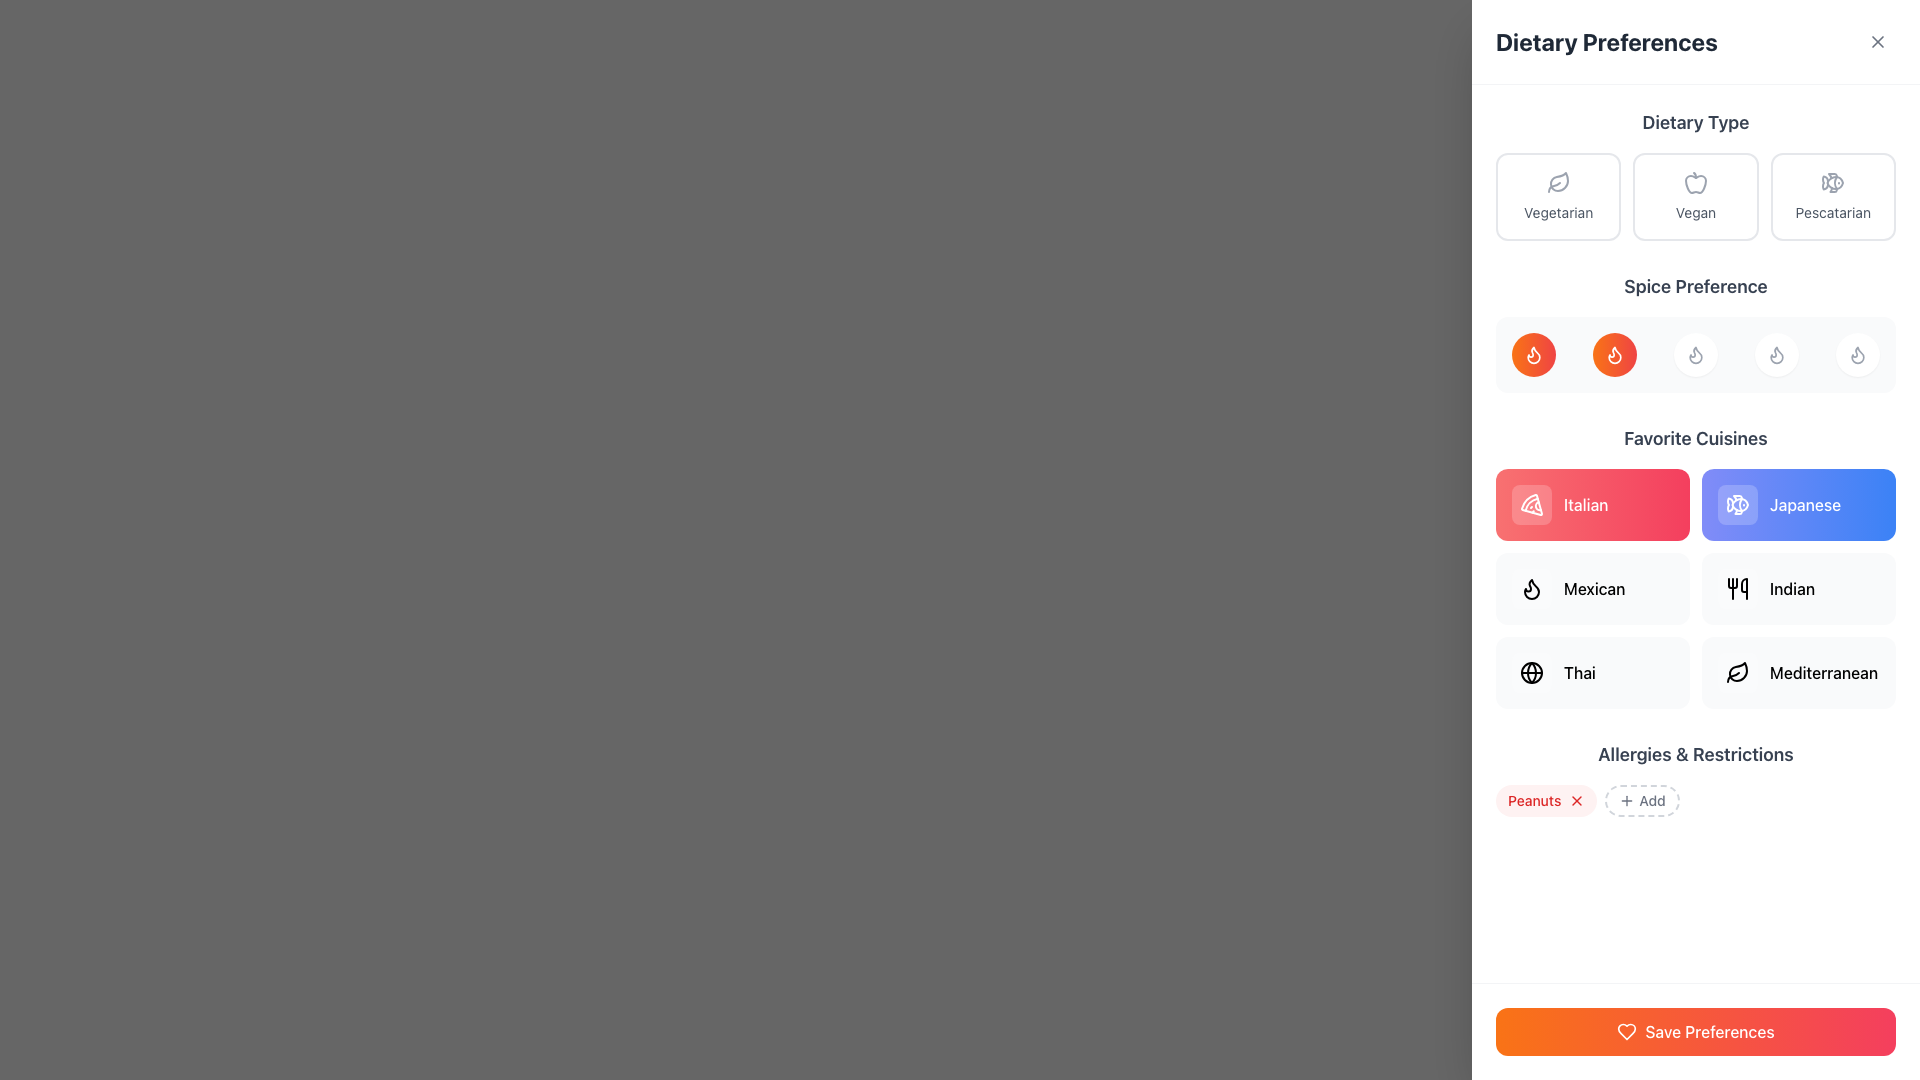 The image size is (1920, 1080). What do you see at coordinates (1736, 672) in the screenshot?
I see `the leaf-shaped icon outlined in black, located within the 'Mediterranean' label under the 'Favorite Cuisines' section, positioned in the last box on the right of the grid layout` at bounding box center [1736, 672].